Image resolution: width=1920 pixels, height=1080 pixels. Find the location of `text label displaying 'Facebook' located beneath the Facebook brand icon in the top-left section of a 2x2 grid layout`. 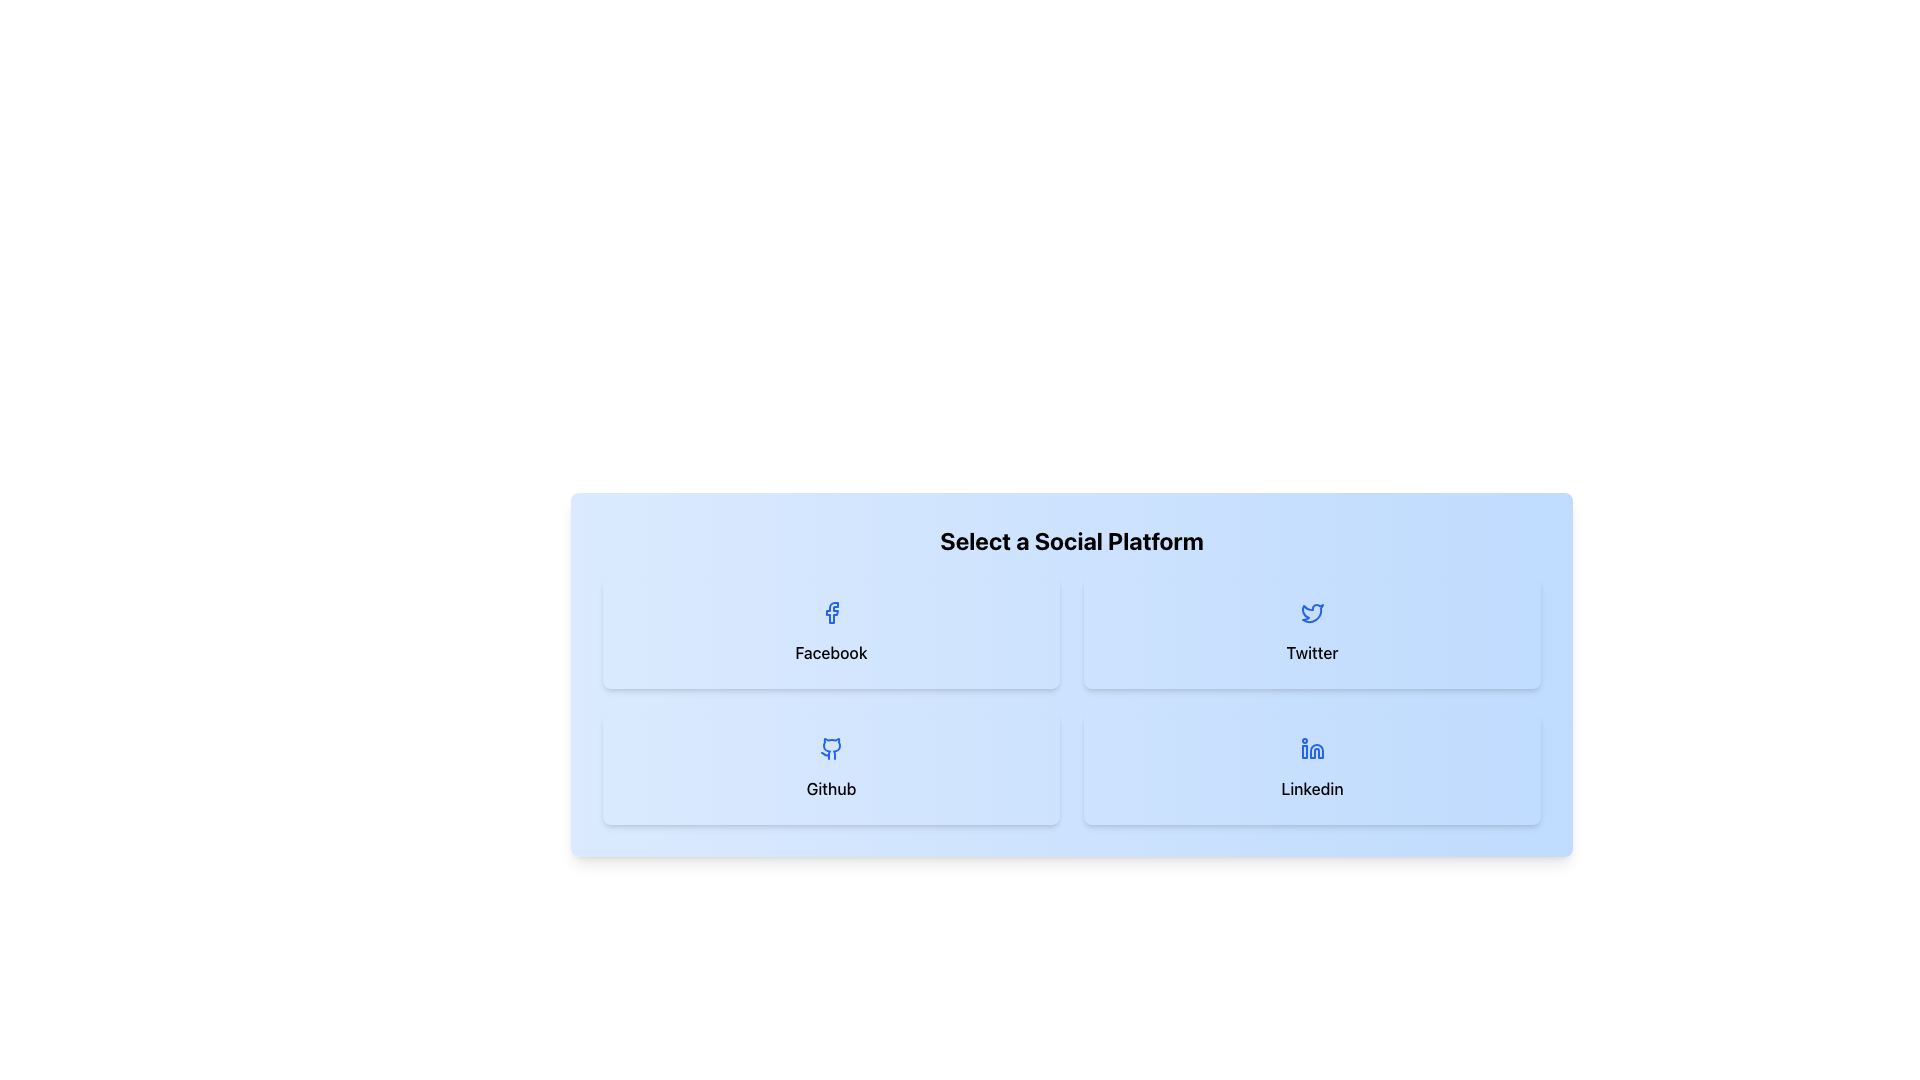

text label displaying 'Facebook' located beneath the Facebook brand icon in the top-left section of a 2x2 grid layout is located at coordinates (831, 652).